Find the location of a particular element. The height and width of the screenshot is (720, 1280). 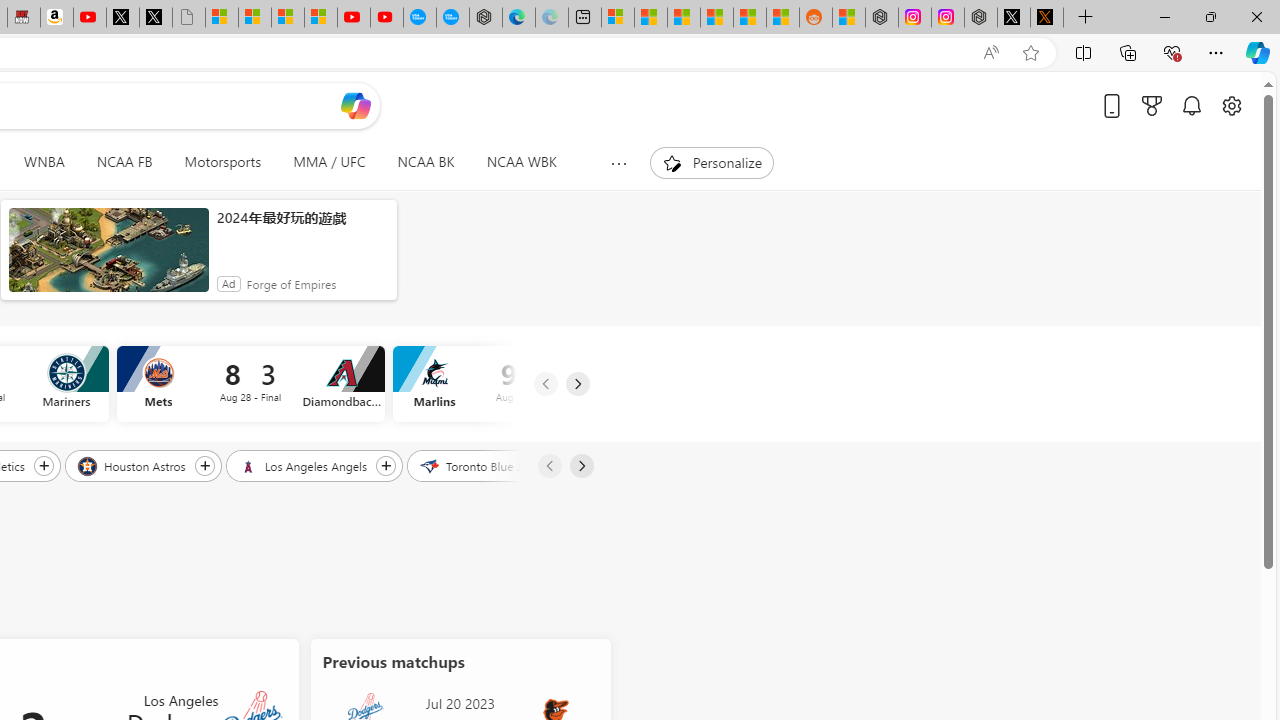

'Follow Los Angeles Angels' is located at coordinates (386, 465).